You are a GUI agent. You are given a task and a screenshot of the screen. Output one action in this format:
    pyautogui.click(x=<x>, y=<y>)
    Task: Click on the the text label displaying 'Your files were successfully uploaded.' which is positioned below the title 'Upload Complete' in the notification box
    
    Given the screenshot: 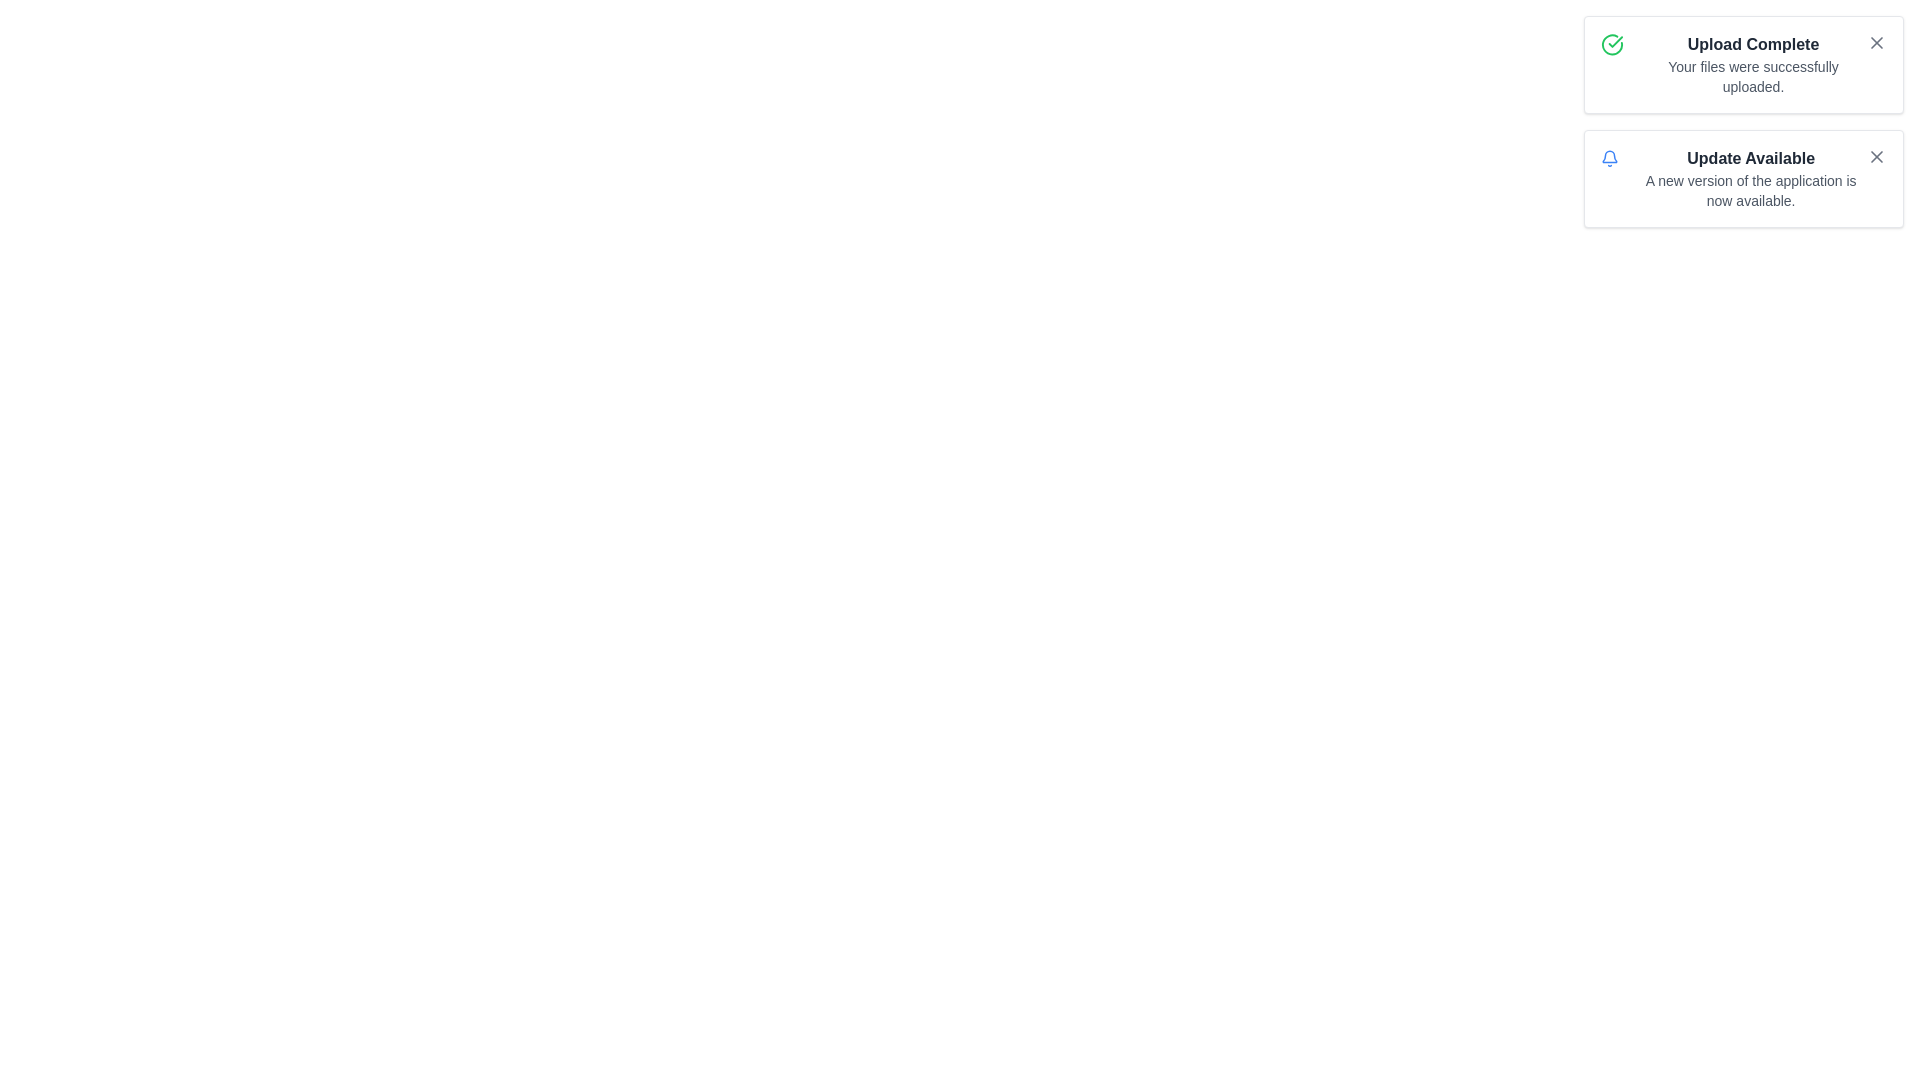 What is the action you would take?
    pyautogui.click(x=1752, y=76)
    